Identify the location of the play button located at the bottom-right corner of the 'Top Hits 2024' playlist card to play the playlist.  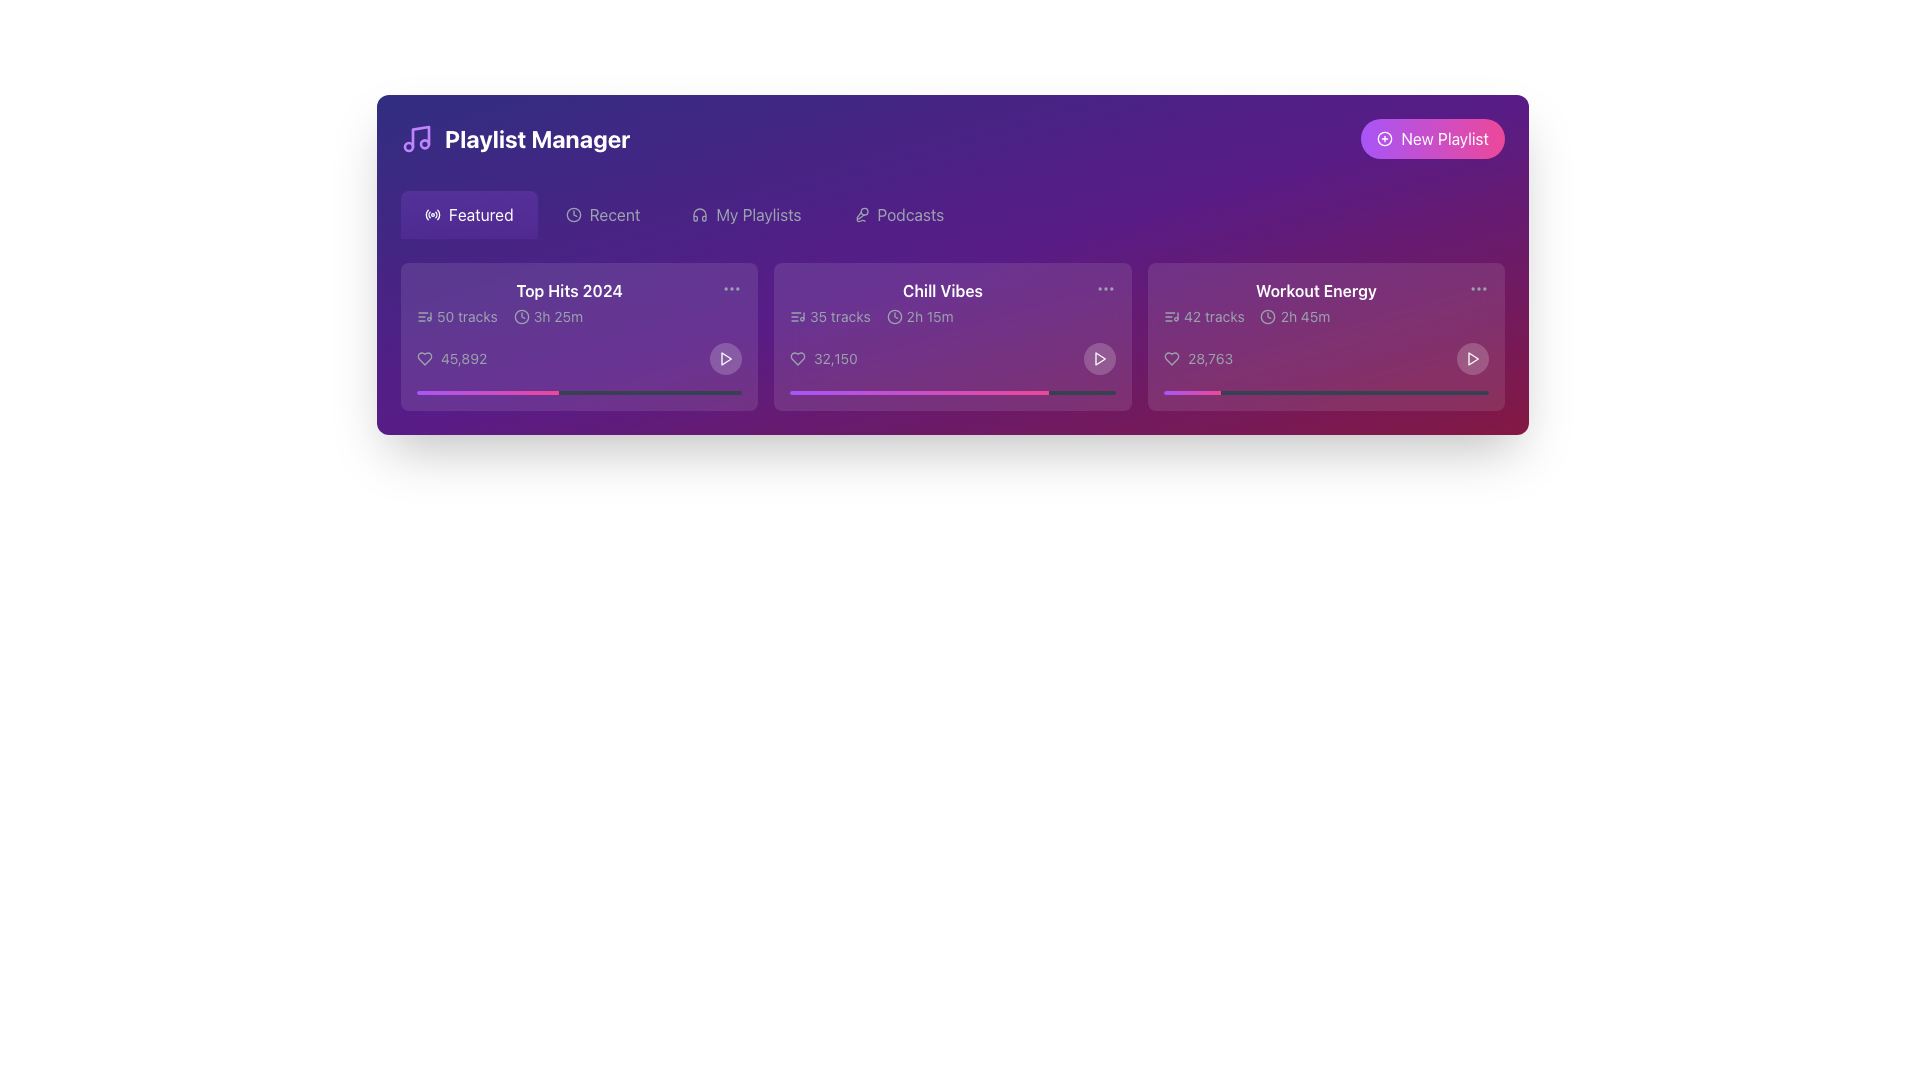
(724, 357).